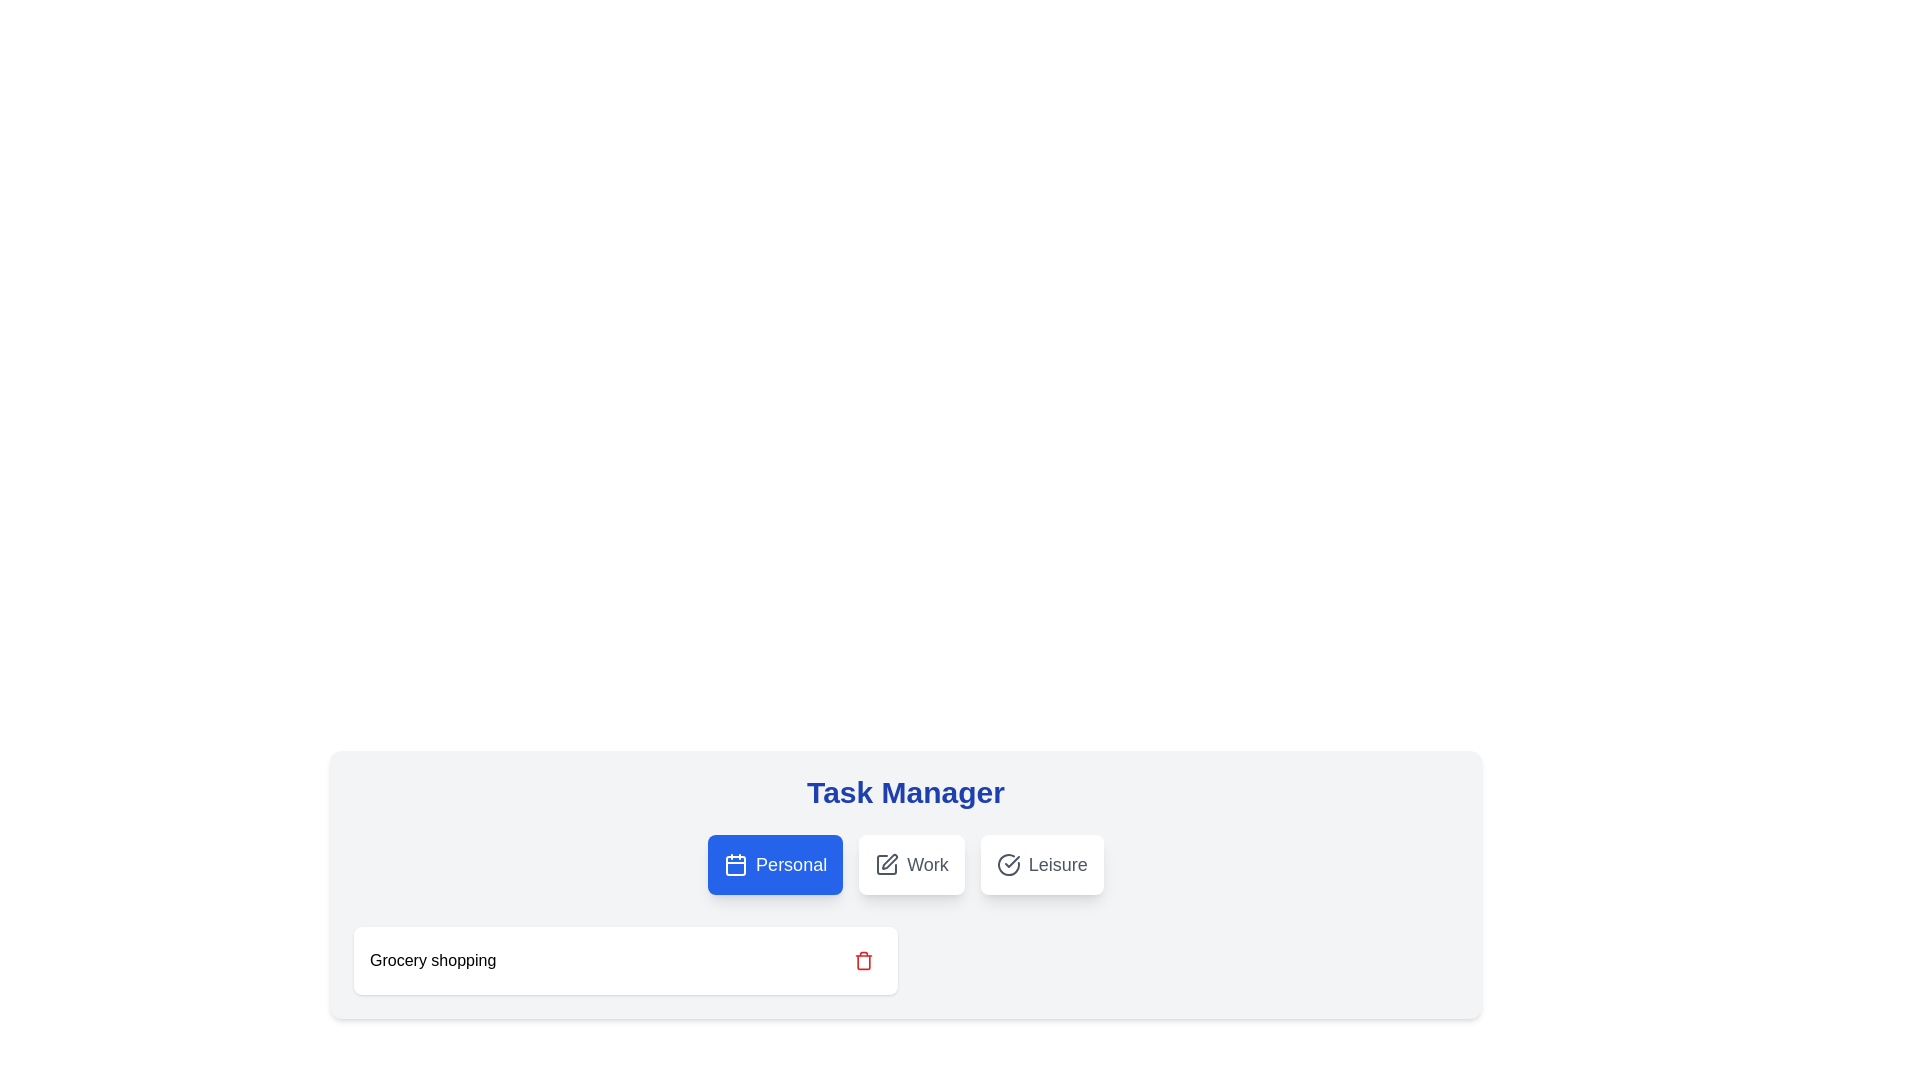 The height and width of the screenshot is (1080, 1920). What do you see at coordinates (1012, 860) in the screenshot?
I see `the inner checkmark graphic of the circular 'checkmark' icon located to the upper-right of the 'Leisure' button` at bounding box center [1012, 860].